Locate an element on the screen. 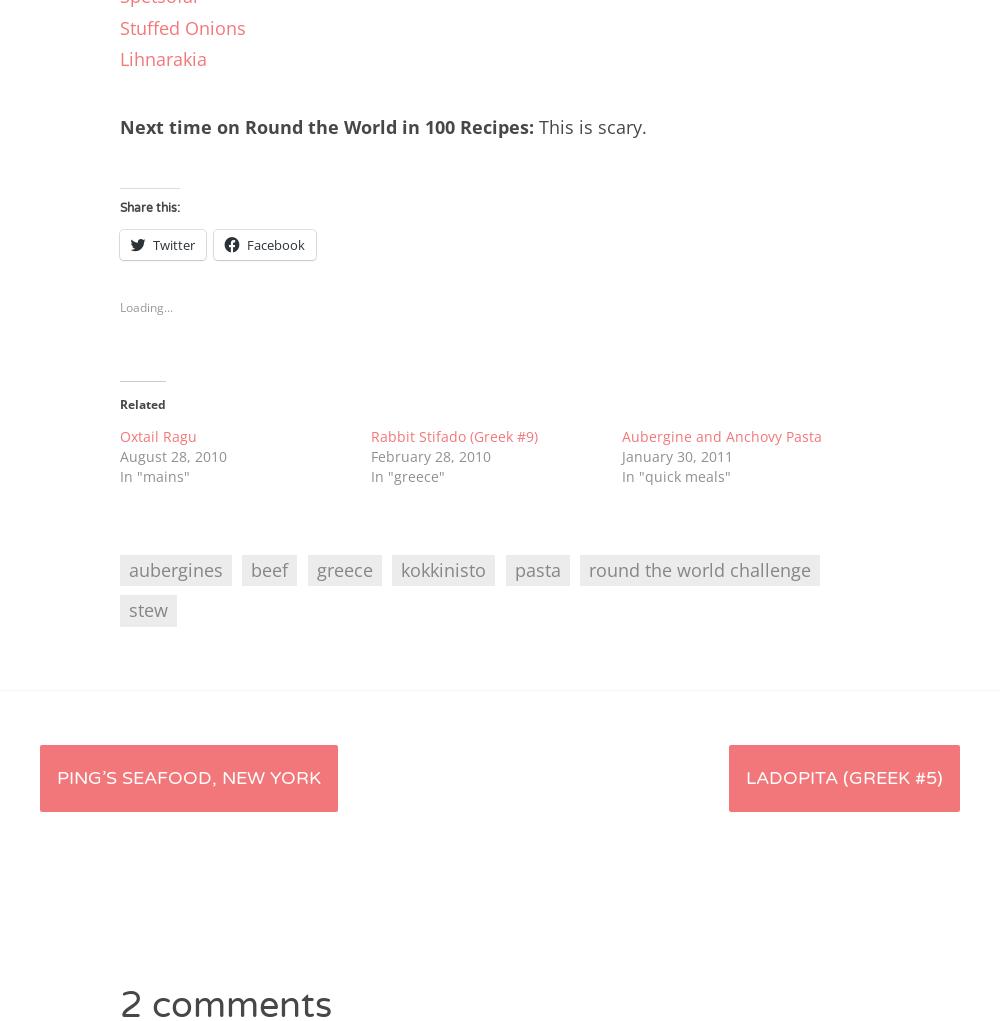  'Share this:' is located at coordinates (150, 207).